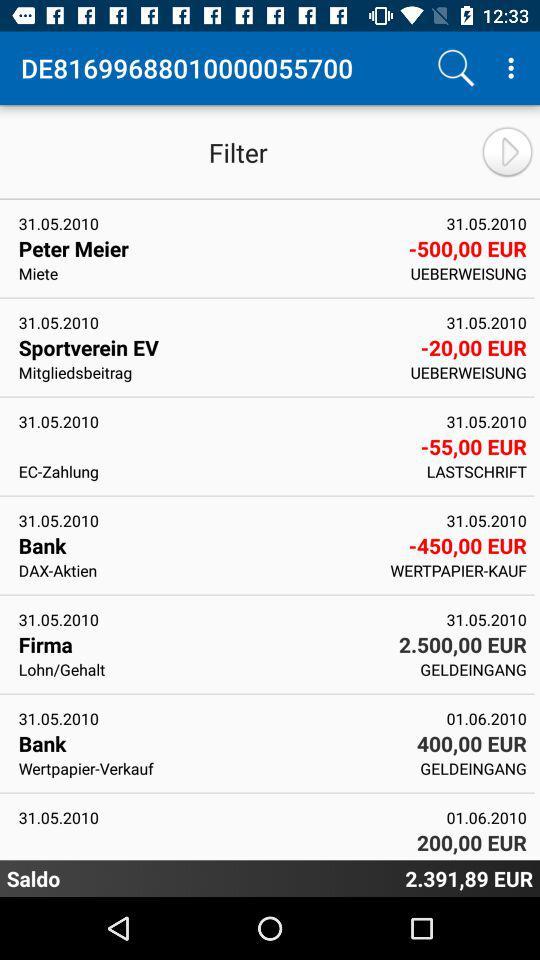 The height and width of the screenshot is (960, 540). What do you see at coordinates (475, 471) in the screenshot?
I see `lastschrift app` at bounding box center [475, 471].